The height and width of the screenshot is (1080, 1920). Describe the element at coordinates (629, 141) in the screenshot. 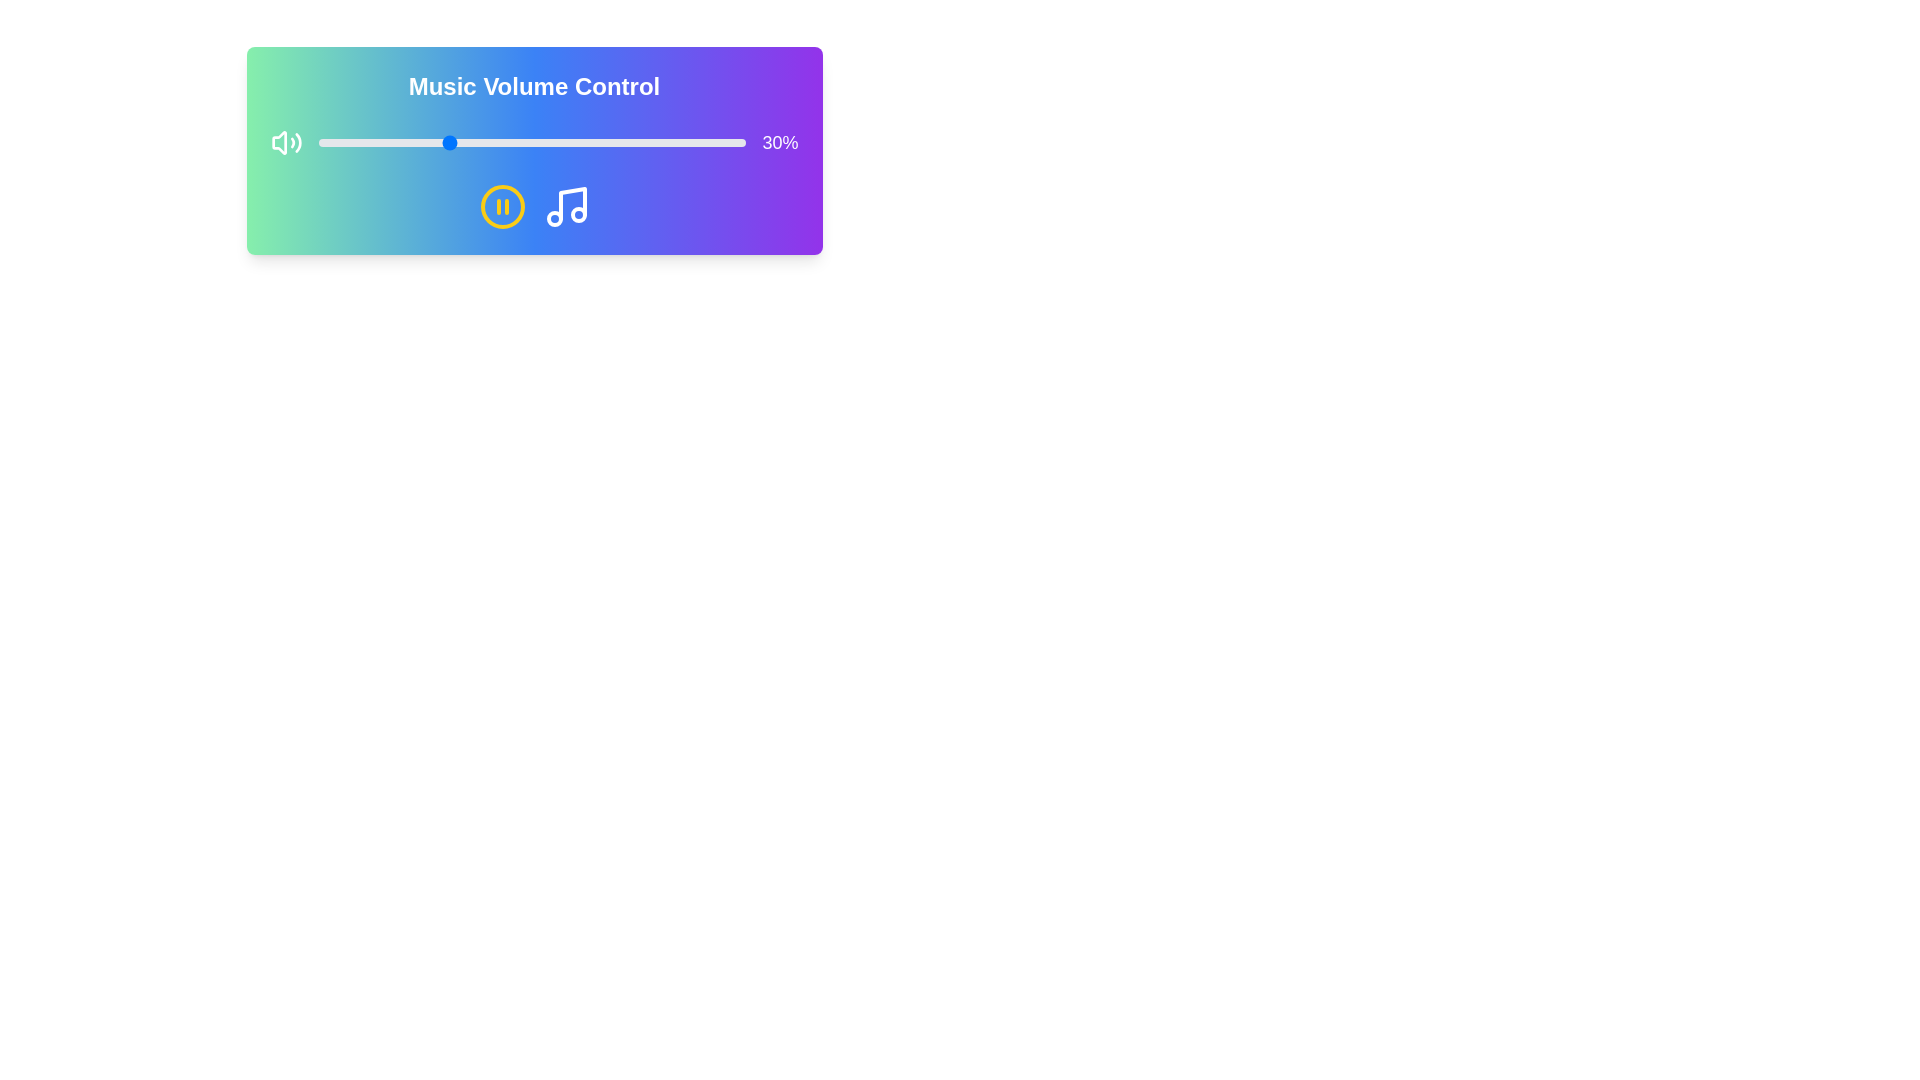

I see `the volume` at that location.